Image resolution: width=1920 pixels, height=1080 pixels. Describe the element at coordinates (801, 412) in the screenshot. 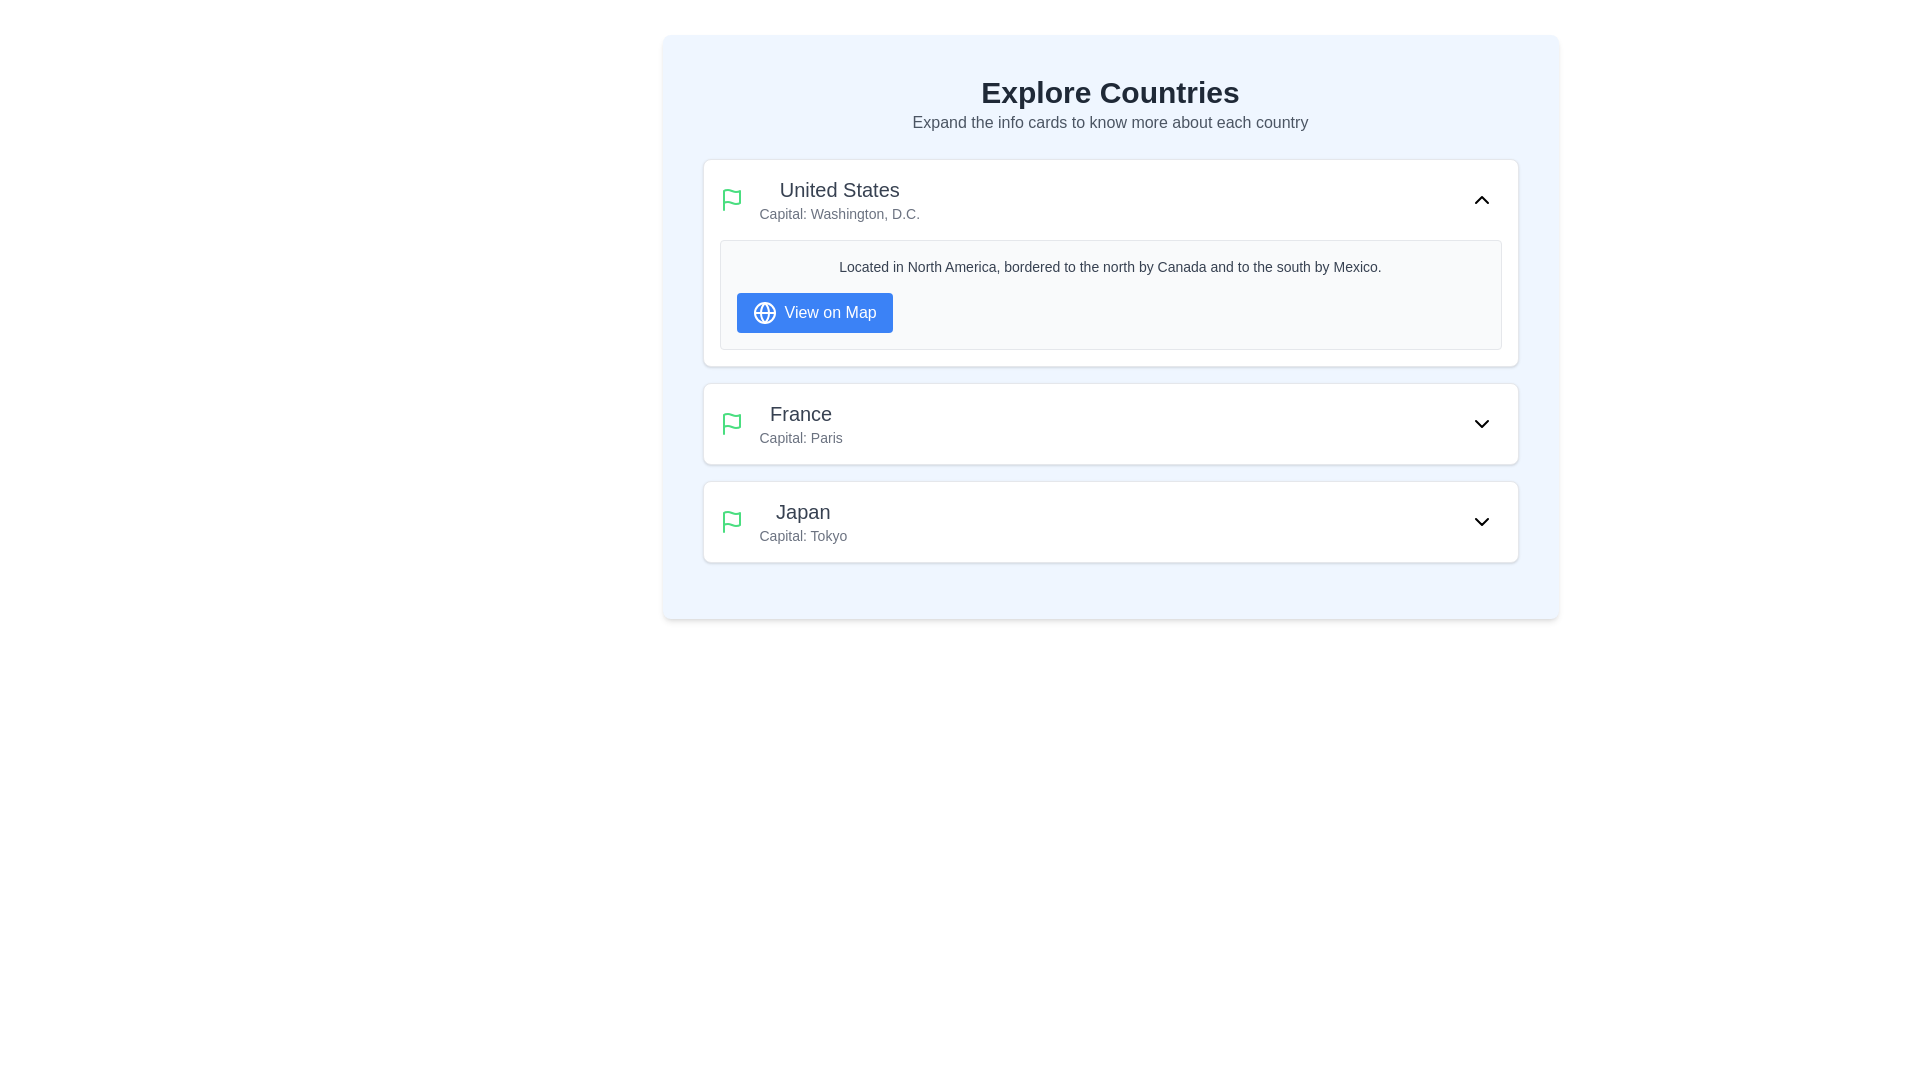

I see `the static text element that displays the name of the country, which is the topmost component in the second card of the vertically arranged list of country cards` at that location.